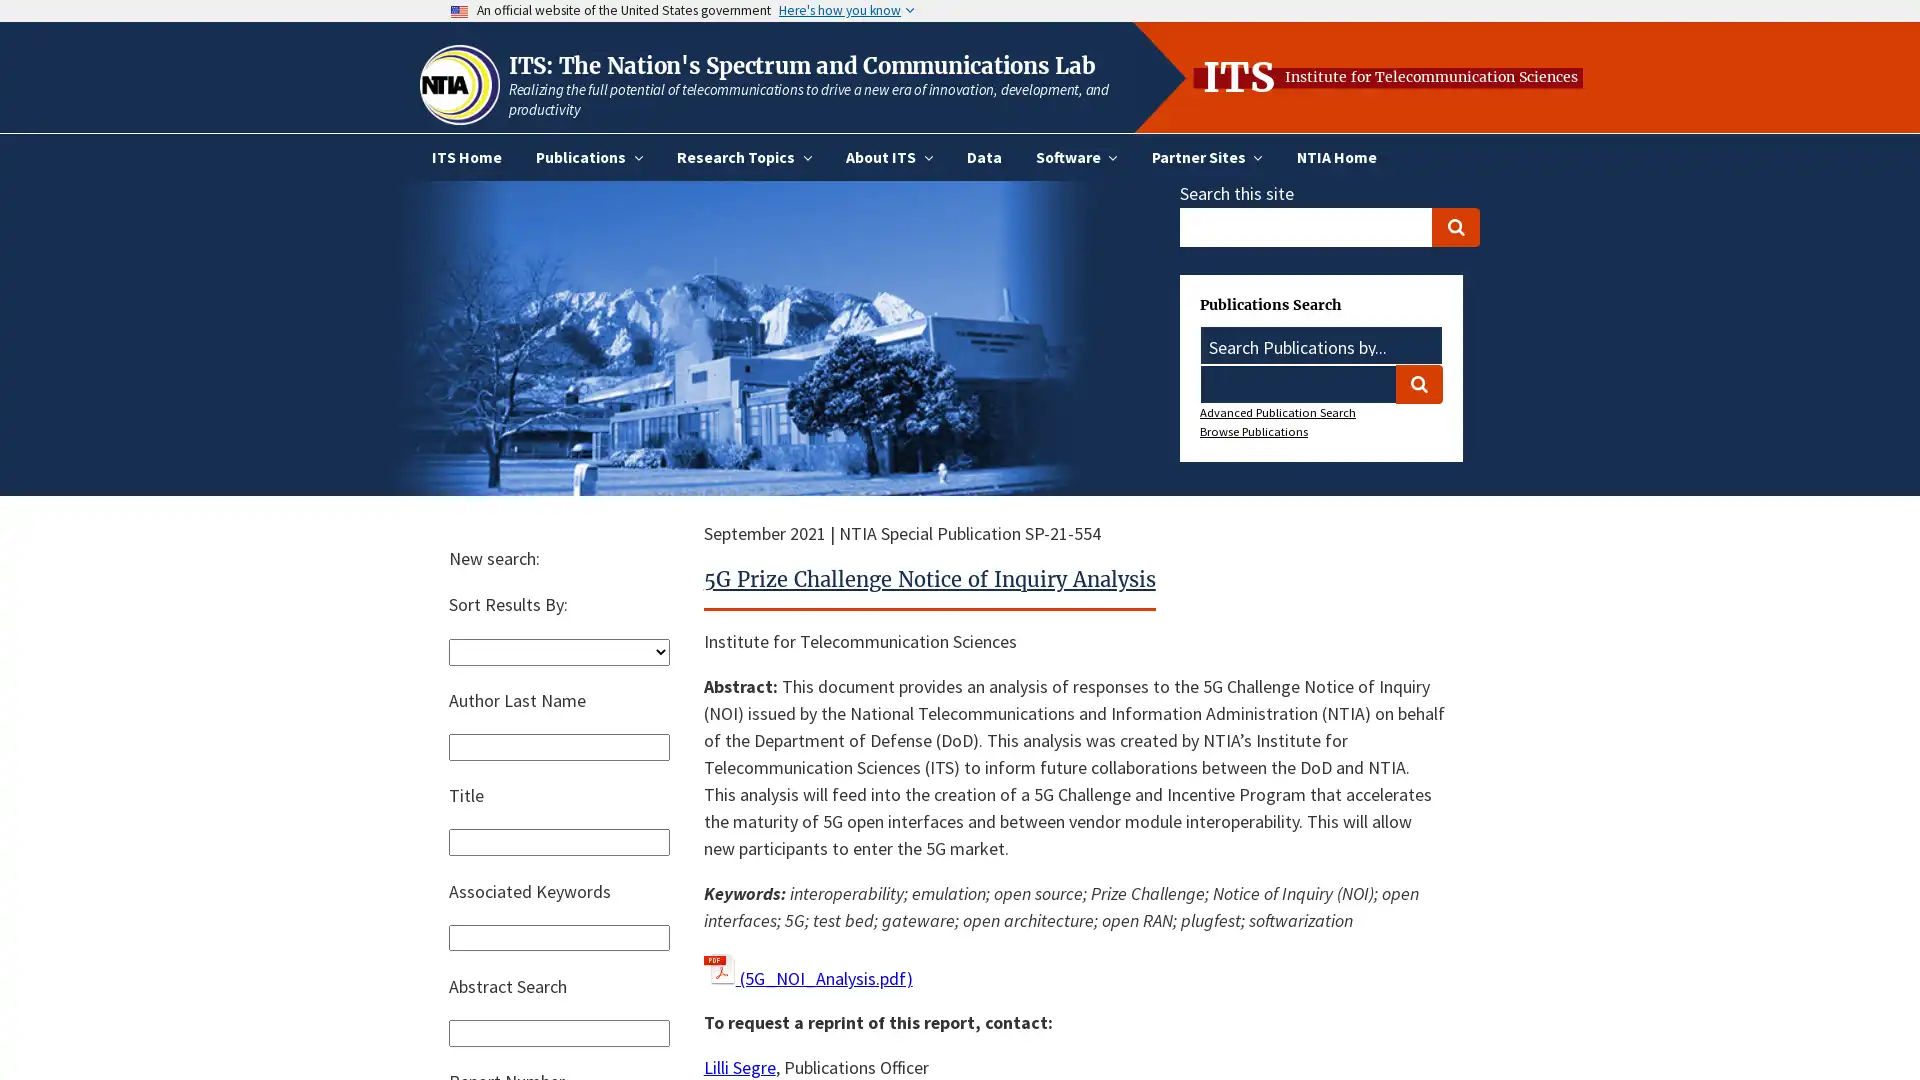  I want to click on Search, so click(1455, 226).